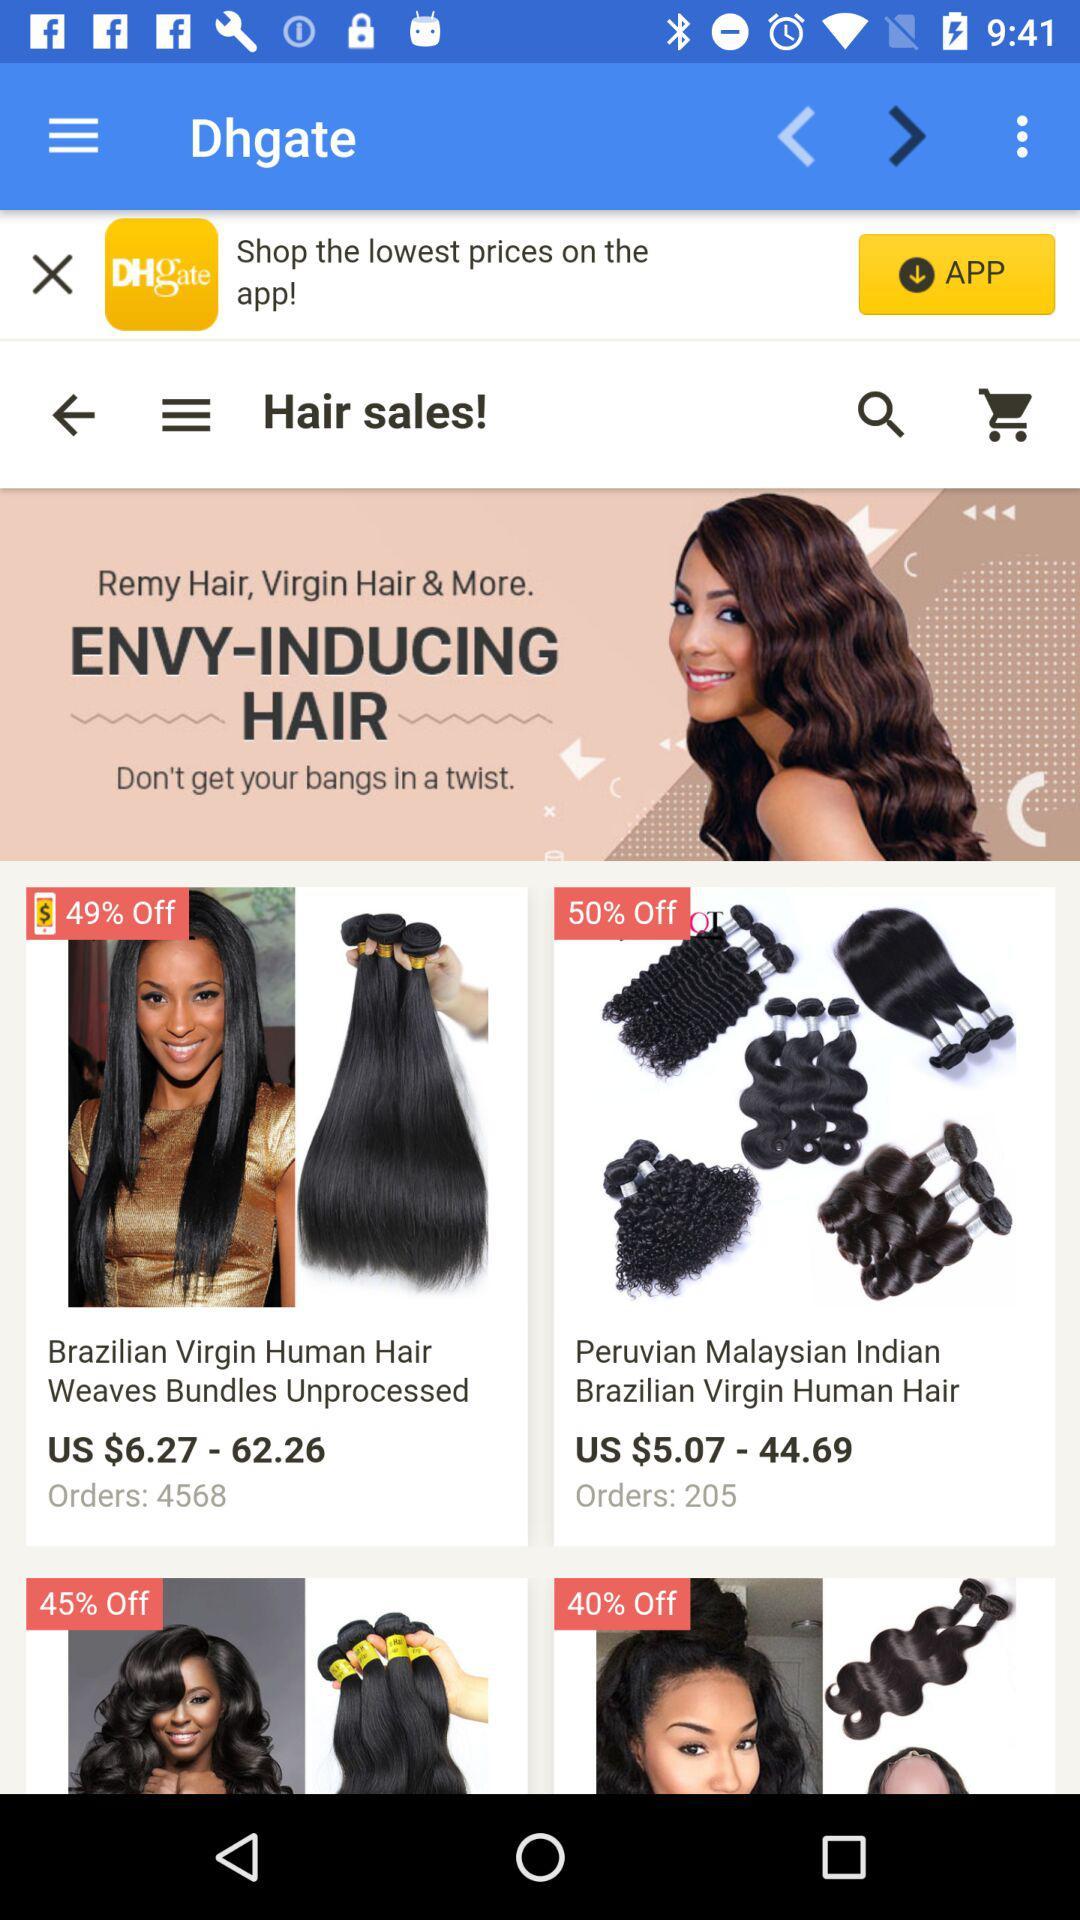  Describe the element at coordinates (919, 135) in the screenshot. I see `next selection` at that location.